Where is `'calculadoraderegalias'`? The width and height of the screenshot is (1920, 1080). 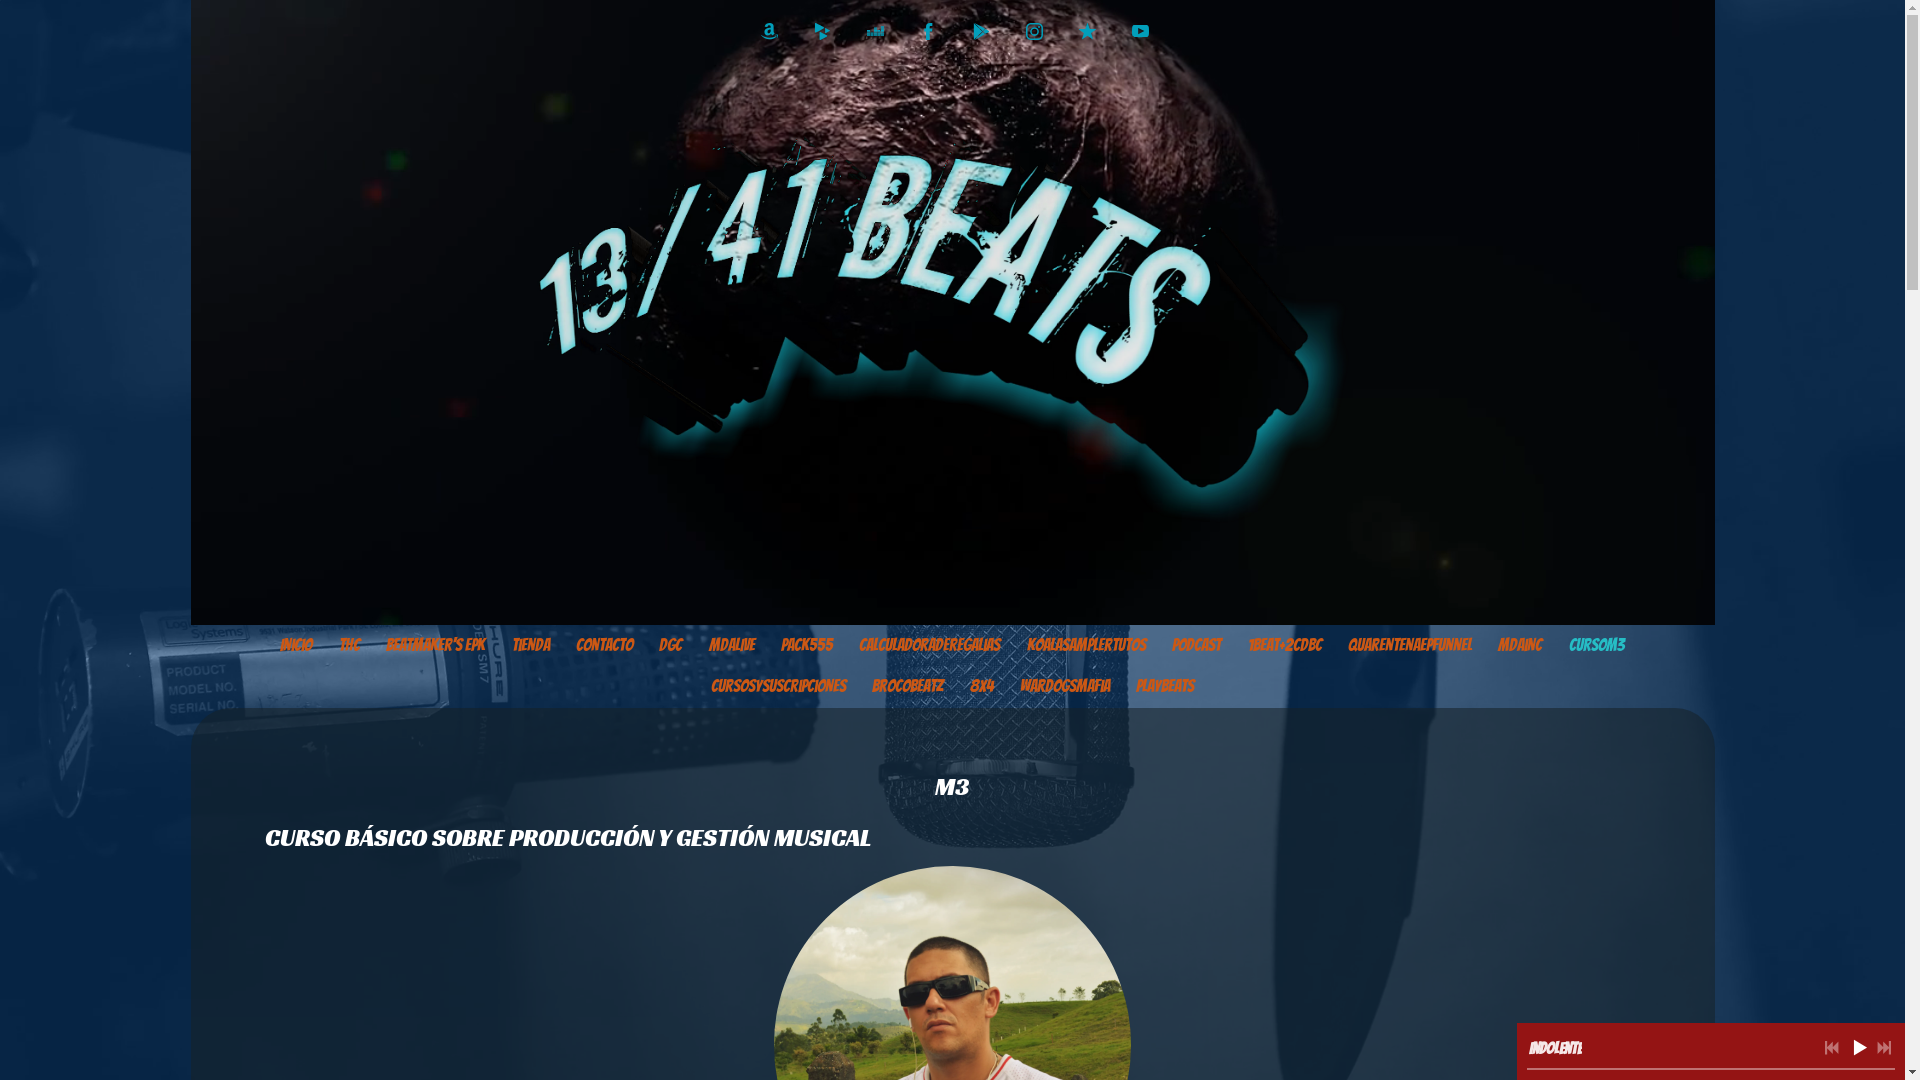 'calculadoraderegalias' is located at coordinates (845, 645).